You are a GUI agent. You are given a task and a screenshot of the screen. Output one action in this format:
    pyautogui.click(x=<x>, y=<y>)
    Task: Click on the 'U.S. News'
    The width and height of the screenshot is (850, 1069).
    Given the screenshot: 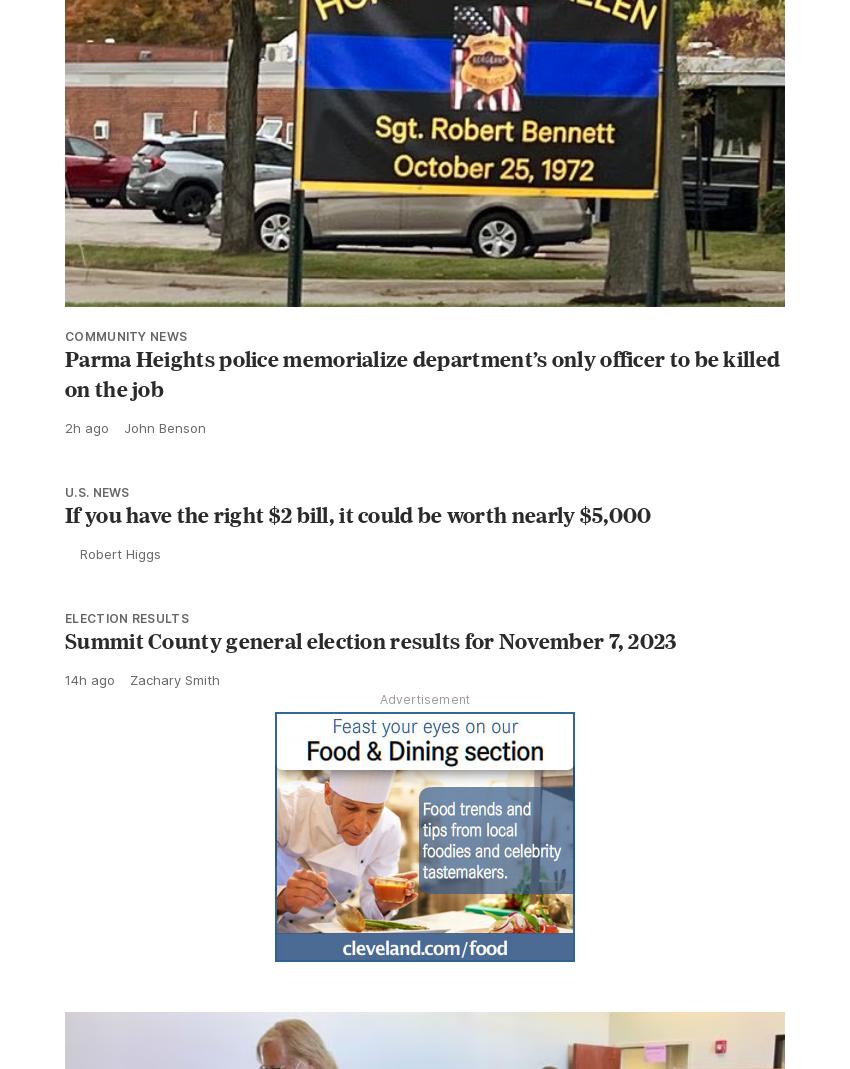 What is the action you would take?
    pyautogui.click(x=95, y=491)
    